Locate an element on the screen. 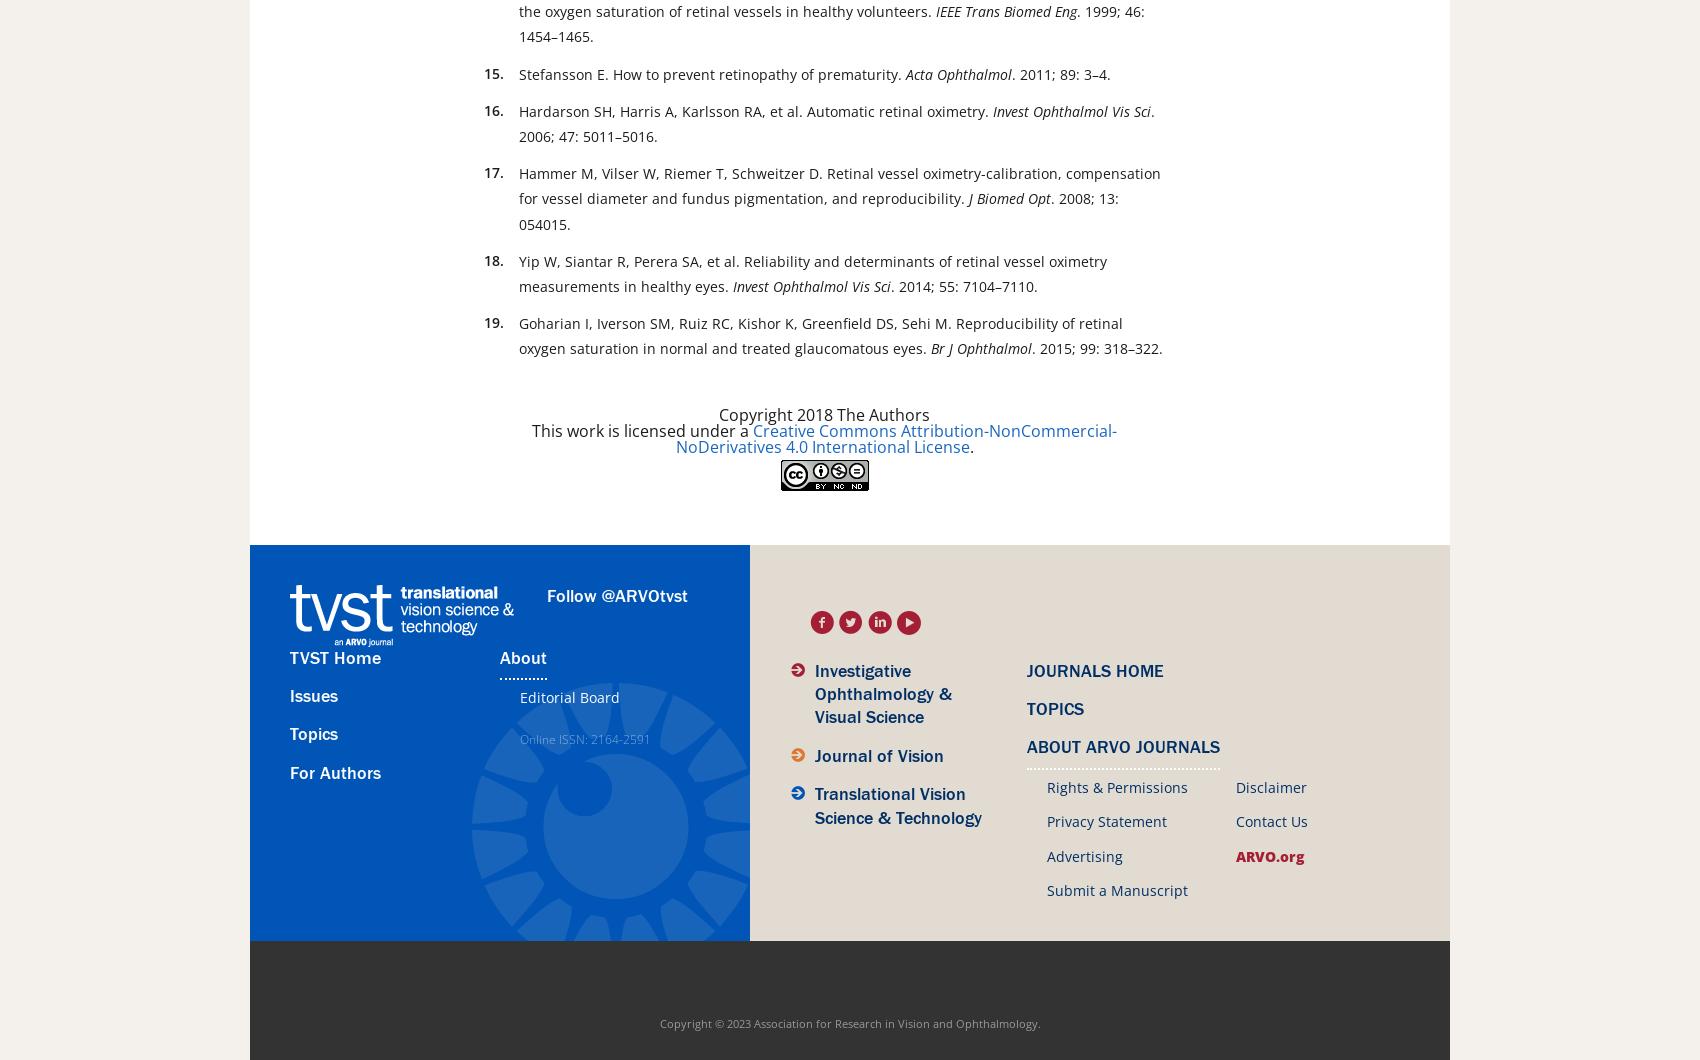 The width and height of the screenshot is (1700, 1060). 'Contact Us' is located at coordinates (1234, 821).